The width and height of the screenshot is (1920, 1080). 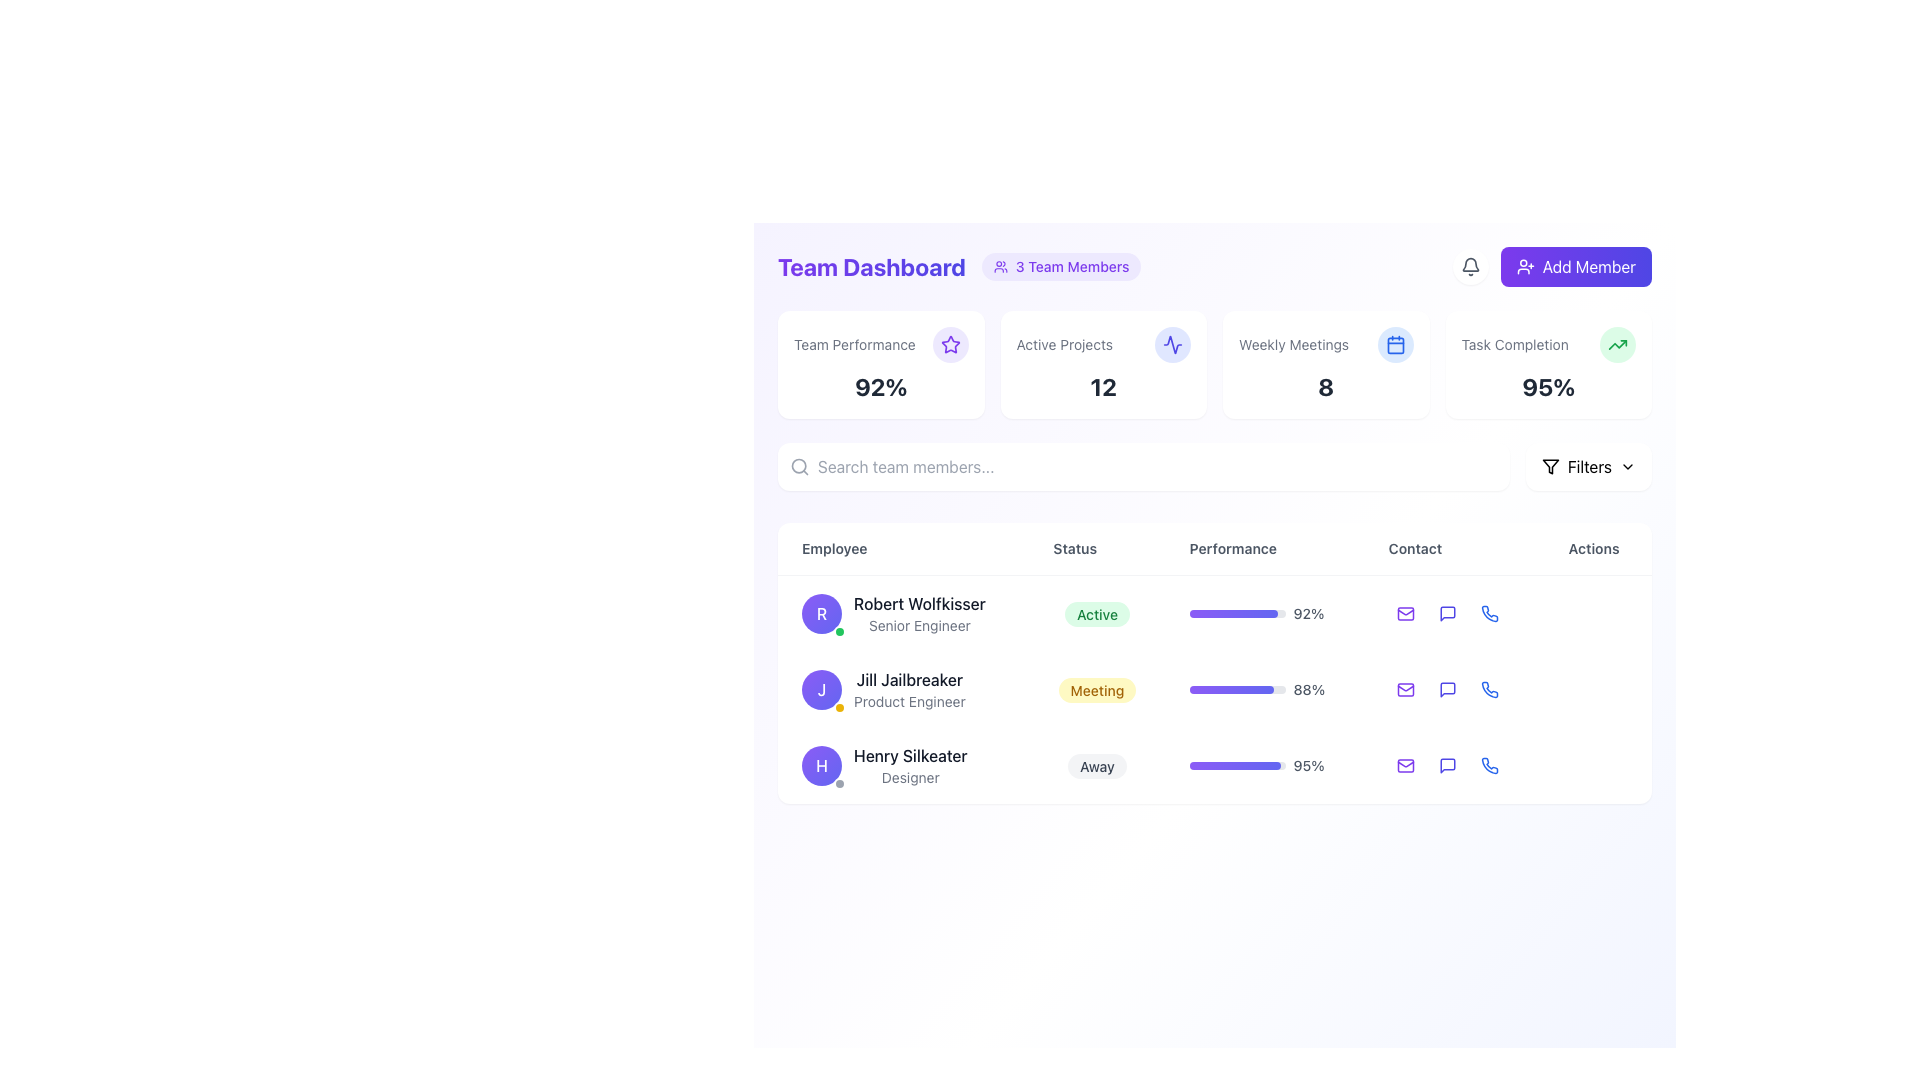 What do you see at coordinates (1394, 343) in the screenshot?
I see `the calendar icon located in the top-right of the 'Weekly Meetings' section, adjacent to the number 8` at bounding box center [1394, 343].